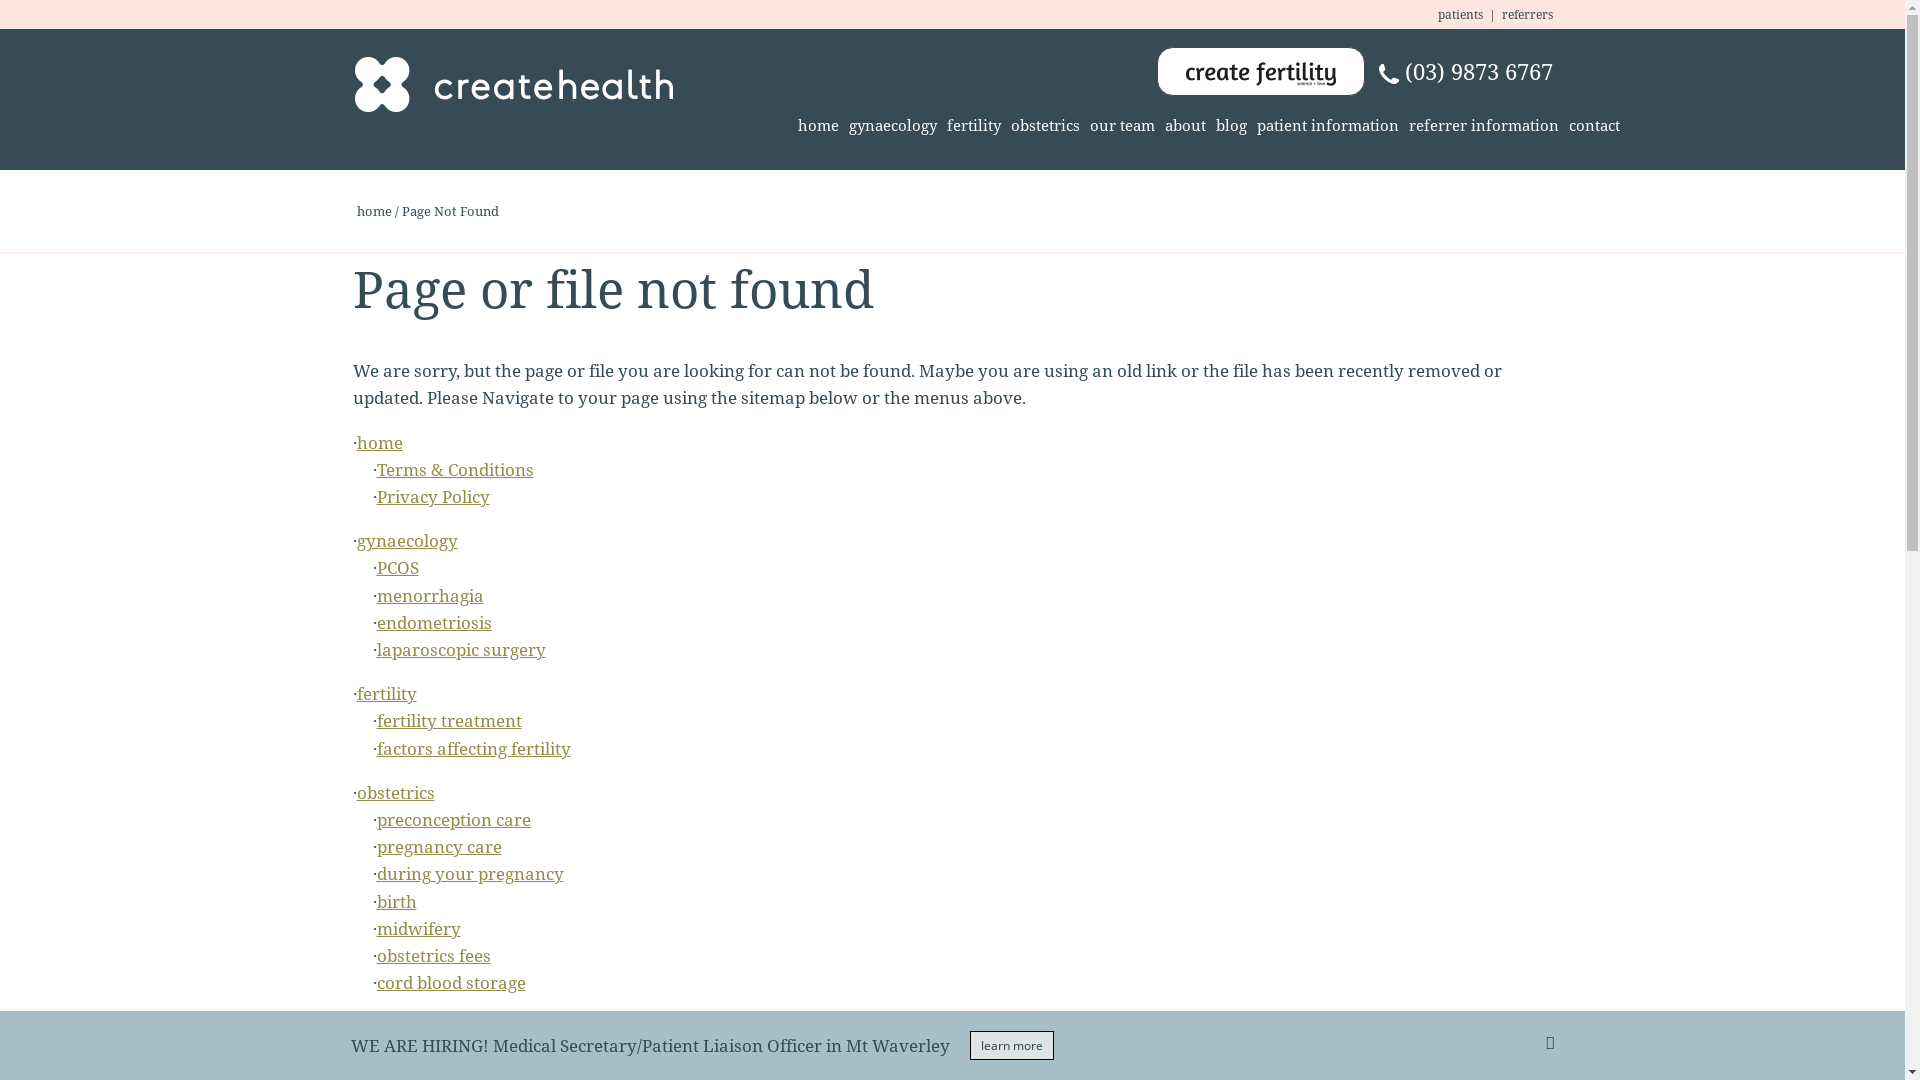  Describe the element at coordinates (1083, 126) in the screenshot. I see `'our team'` at that location.